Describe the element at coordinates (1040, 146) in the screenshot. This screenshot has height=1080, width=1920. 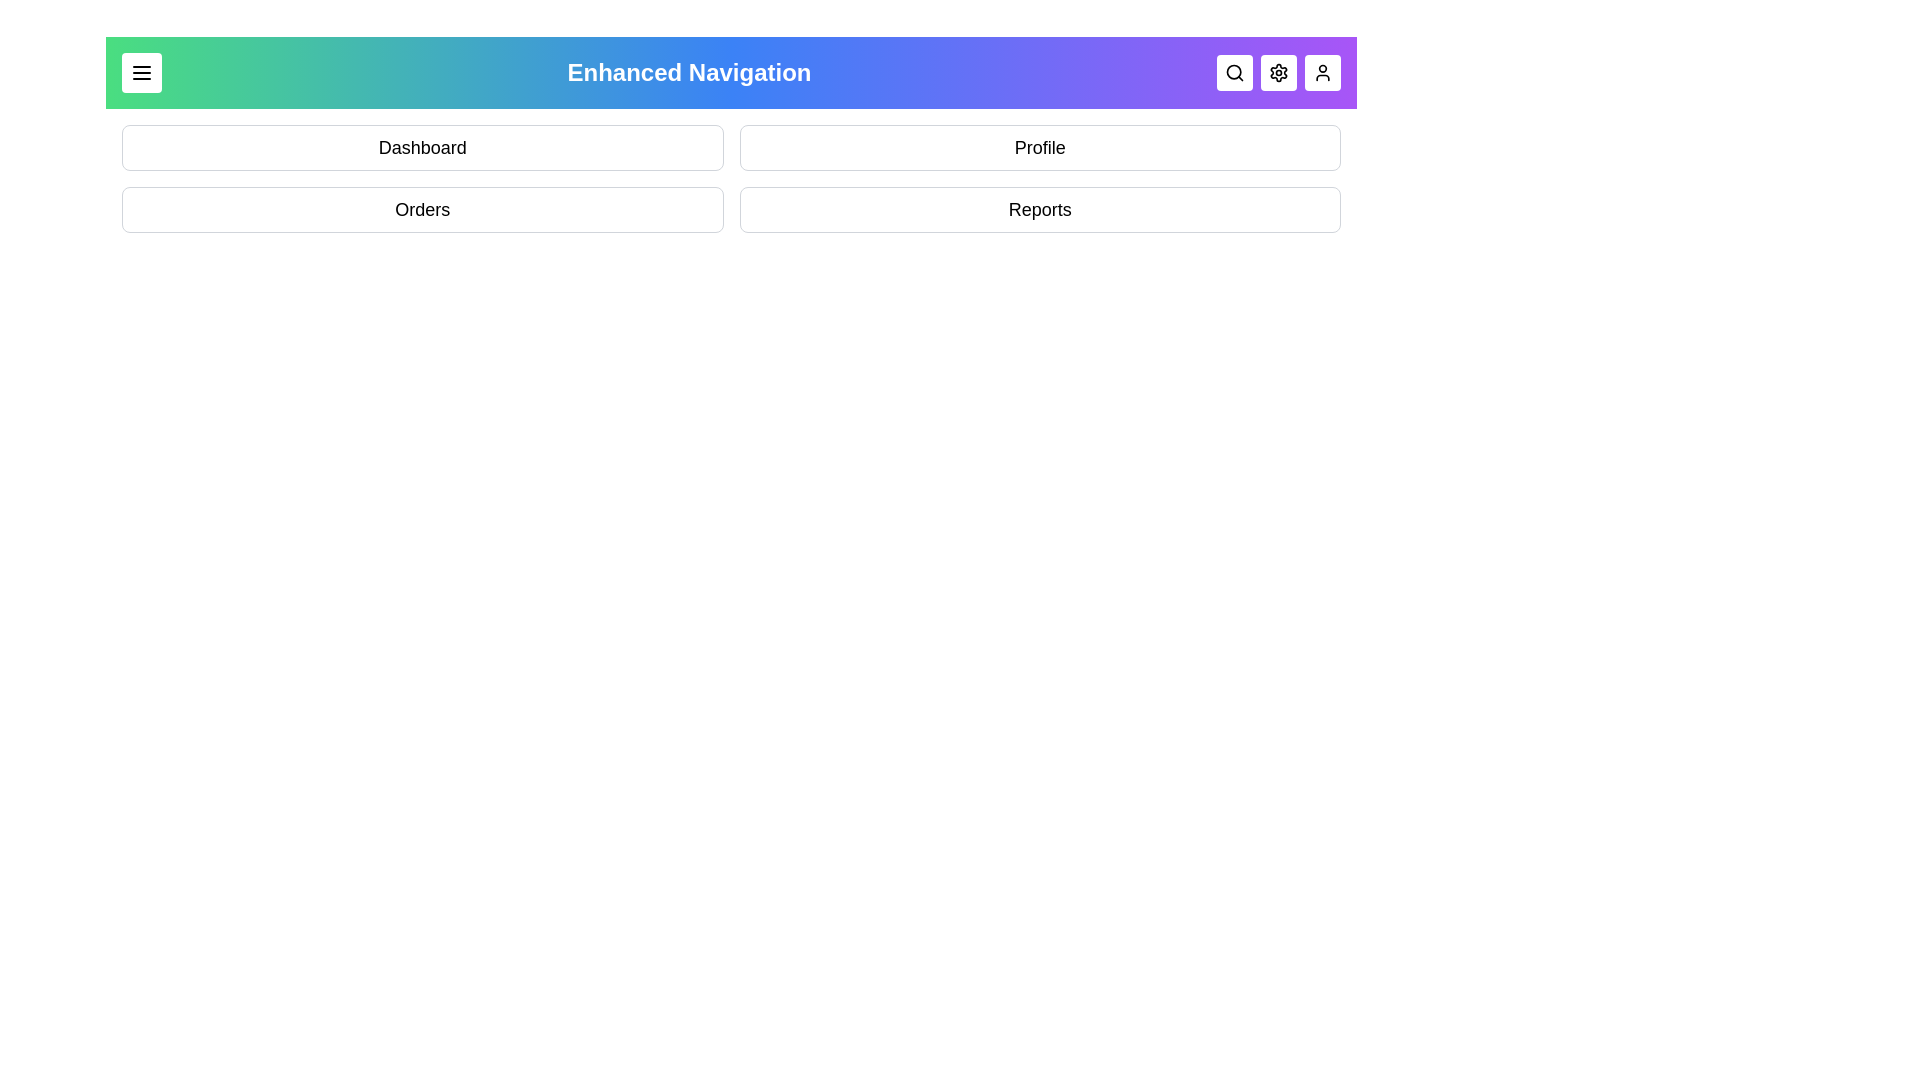
I see `the option Profile from the dropdown menu` at that location.